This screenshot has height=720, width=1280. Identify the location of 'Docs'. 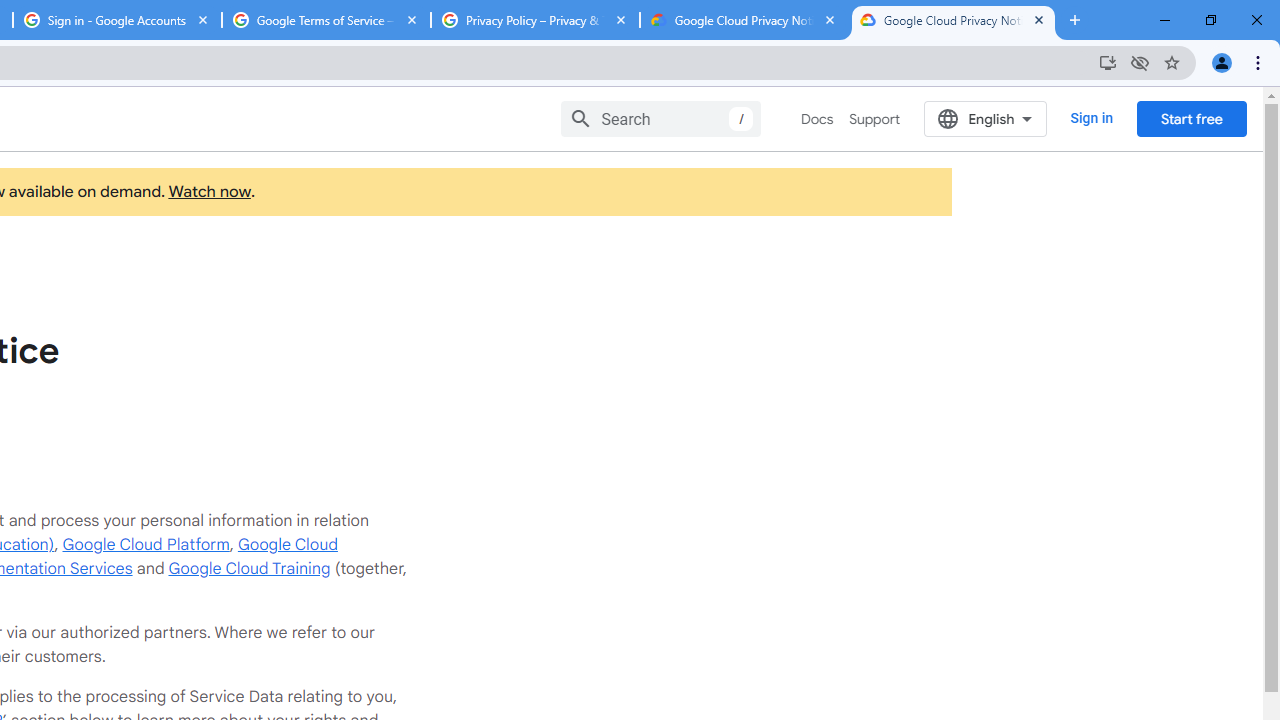
(817, 119).